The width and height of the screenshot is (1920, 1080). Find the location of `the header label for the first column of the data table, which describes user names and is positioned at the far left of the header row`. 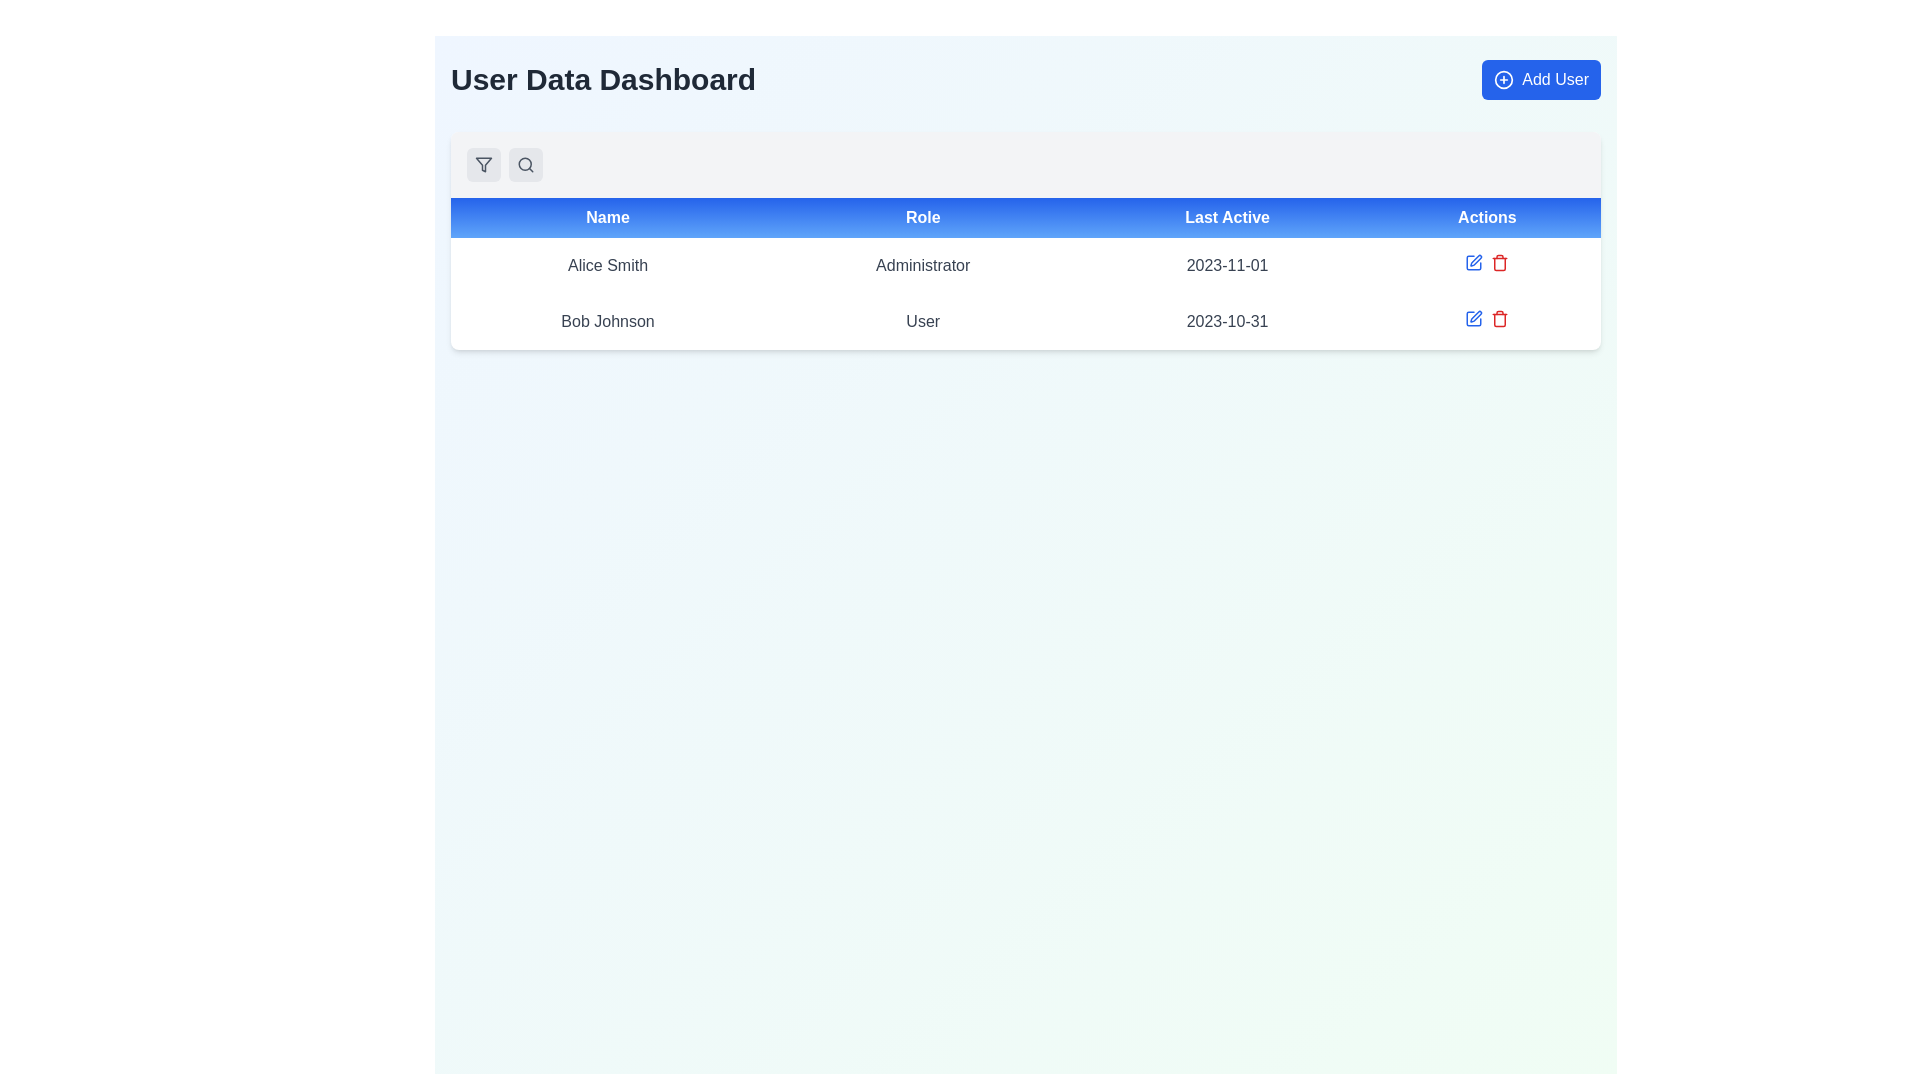

the header label for the first column of the data table, which describes user names and is positioned at the far left of the header row is located at coordinates (607, 218).